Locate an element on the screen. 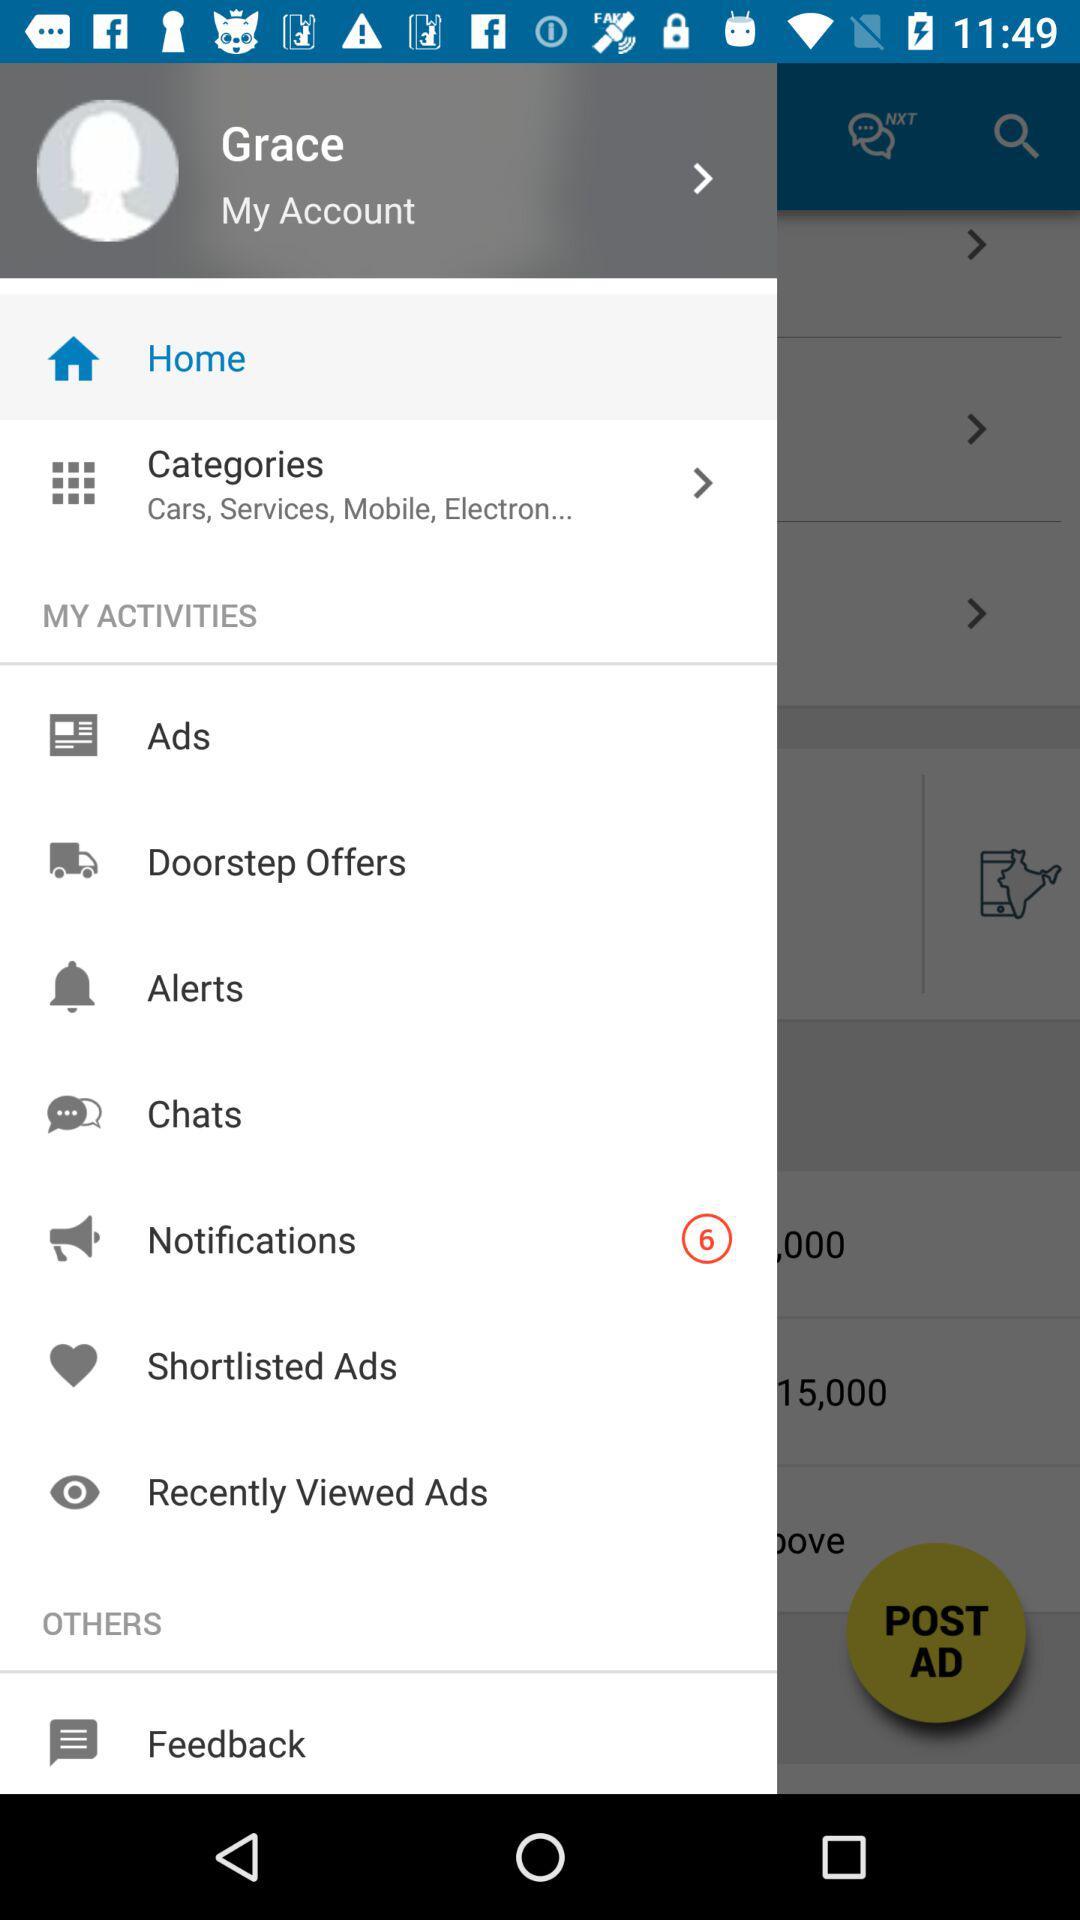 This screenshot has width=1080, height=1920. the alerts option is located at coordinates (72, 987).